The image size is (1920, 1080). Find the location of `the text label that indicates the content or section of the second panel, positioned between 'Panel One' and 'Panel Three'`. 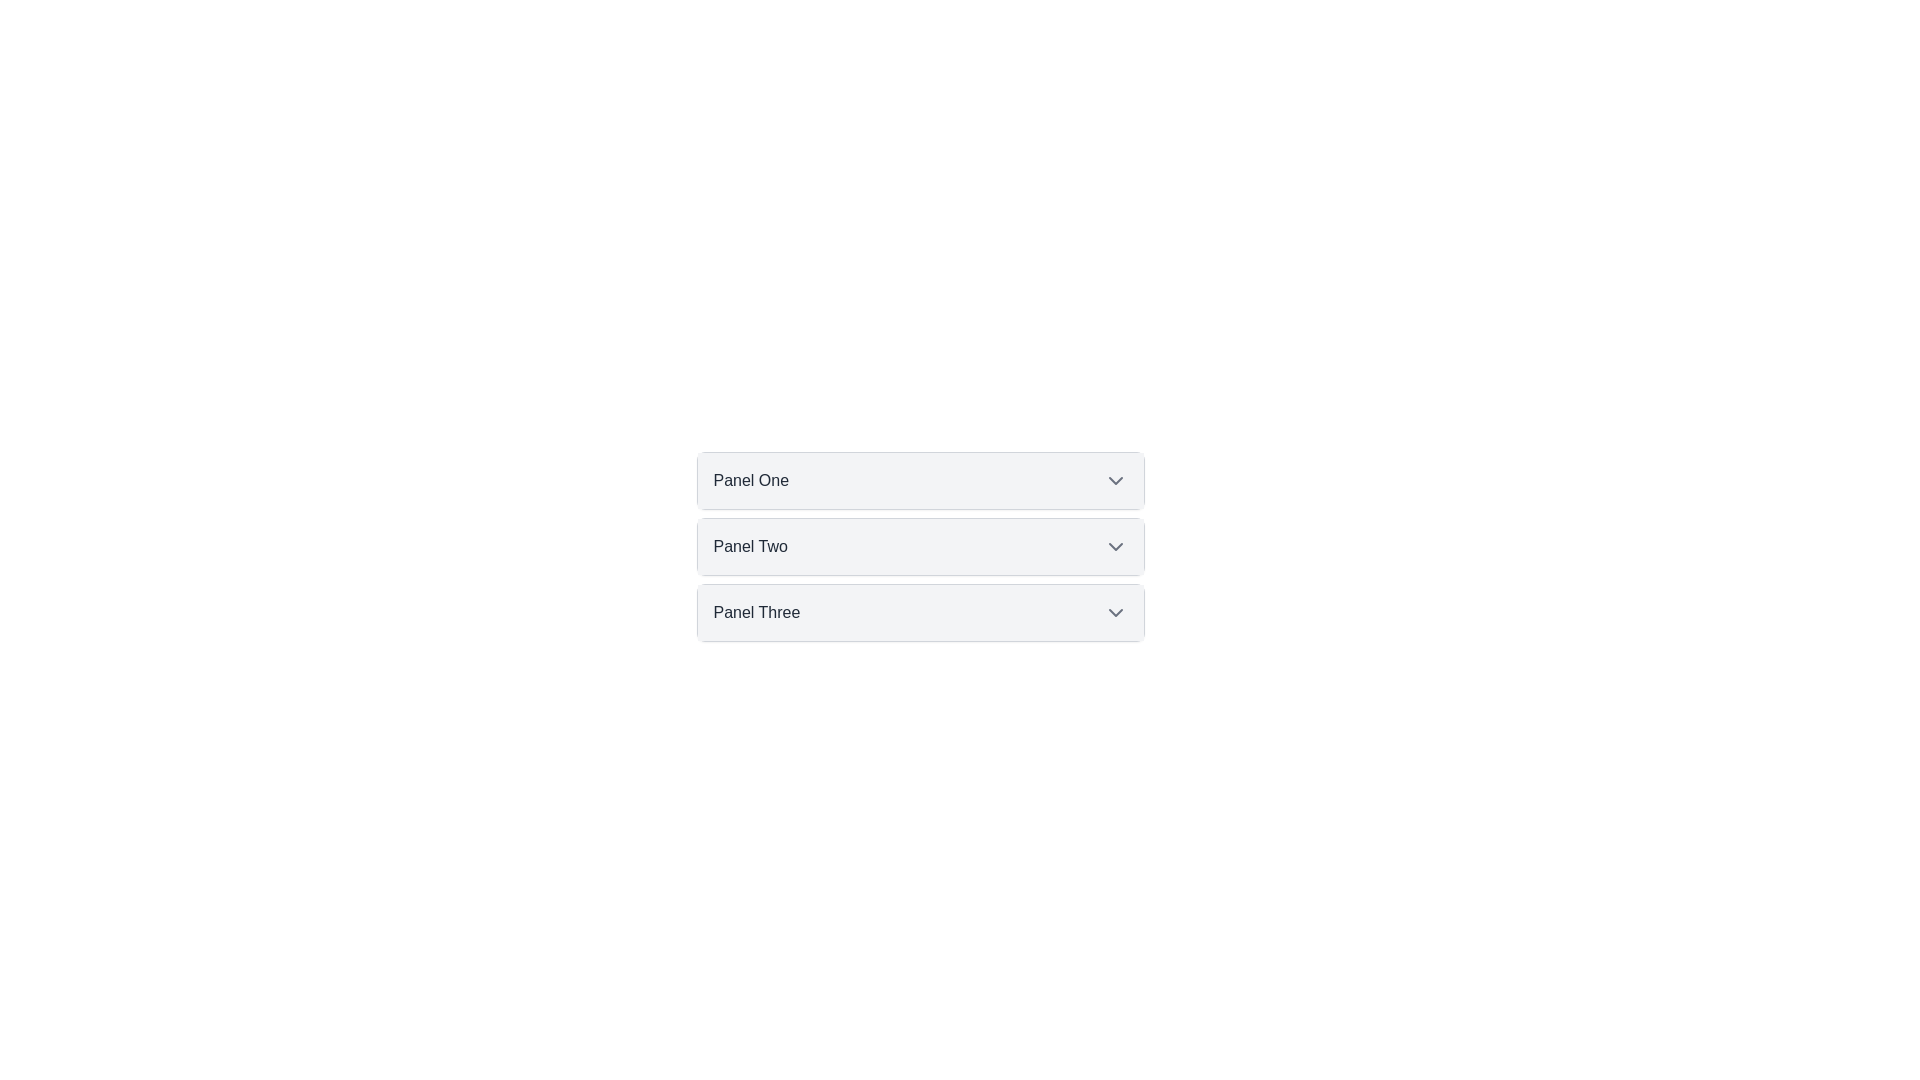

the text label that indicates the content or section of the second panel, positioned between 'Panel One' and 'Panel Three' is located at coordinates (749, 547).